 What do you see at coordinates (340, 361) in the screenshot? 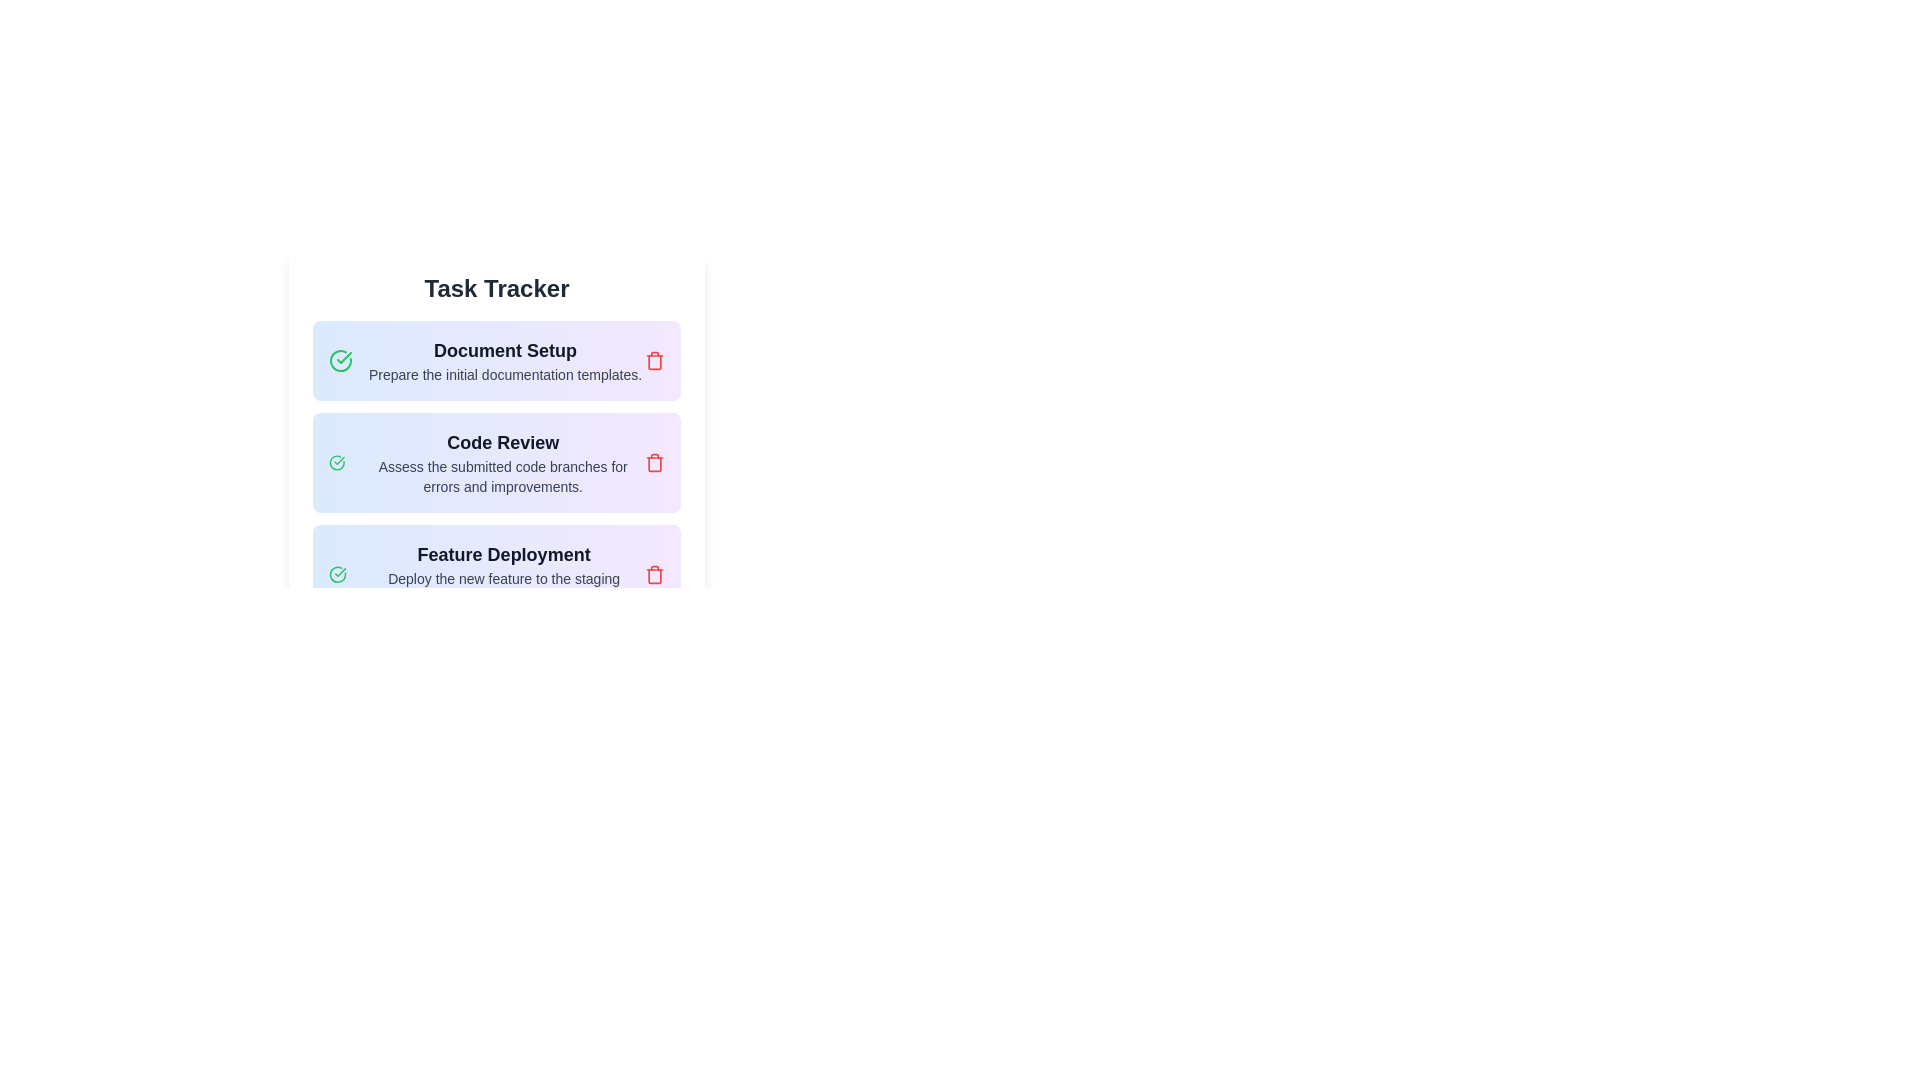
I see `the green check mark icon that is positioned to the left of the 'Document Setup' text in the task cell` at bounding box center [340, 361].